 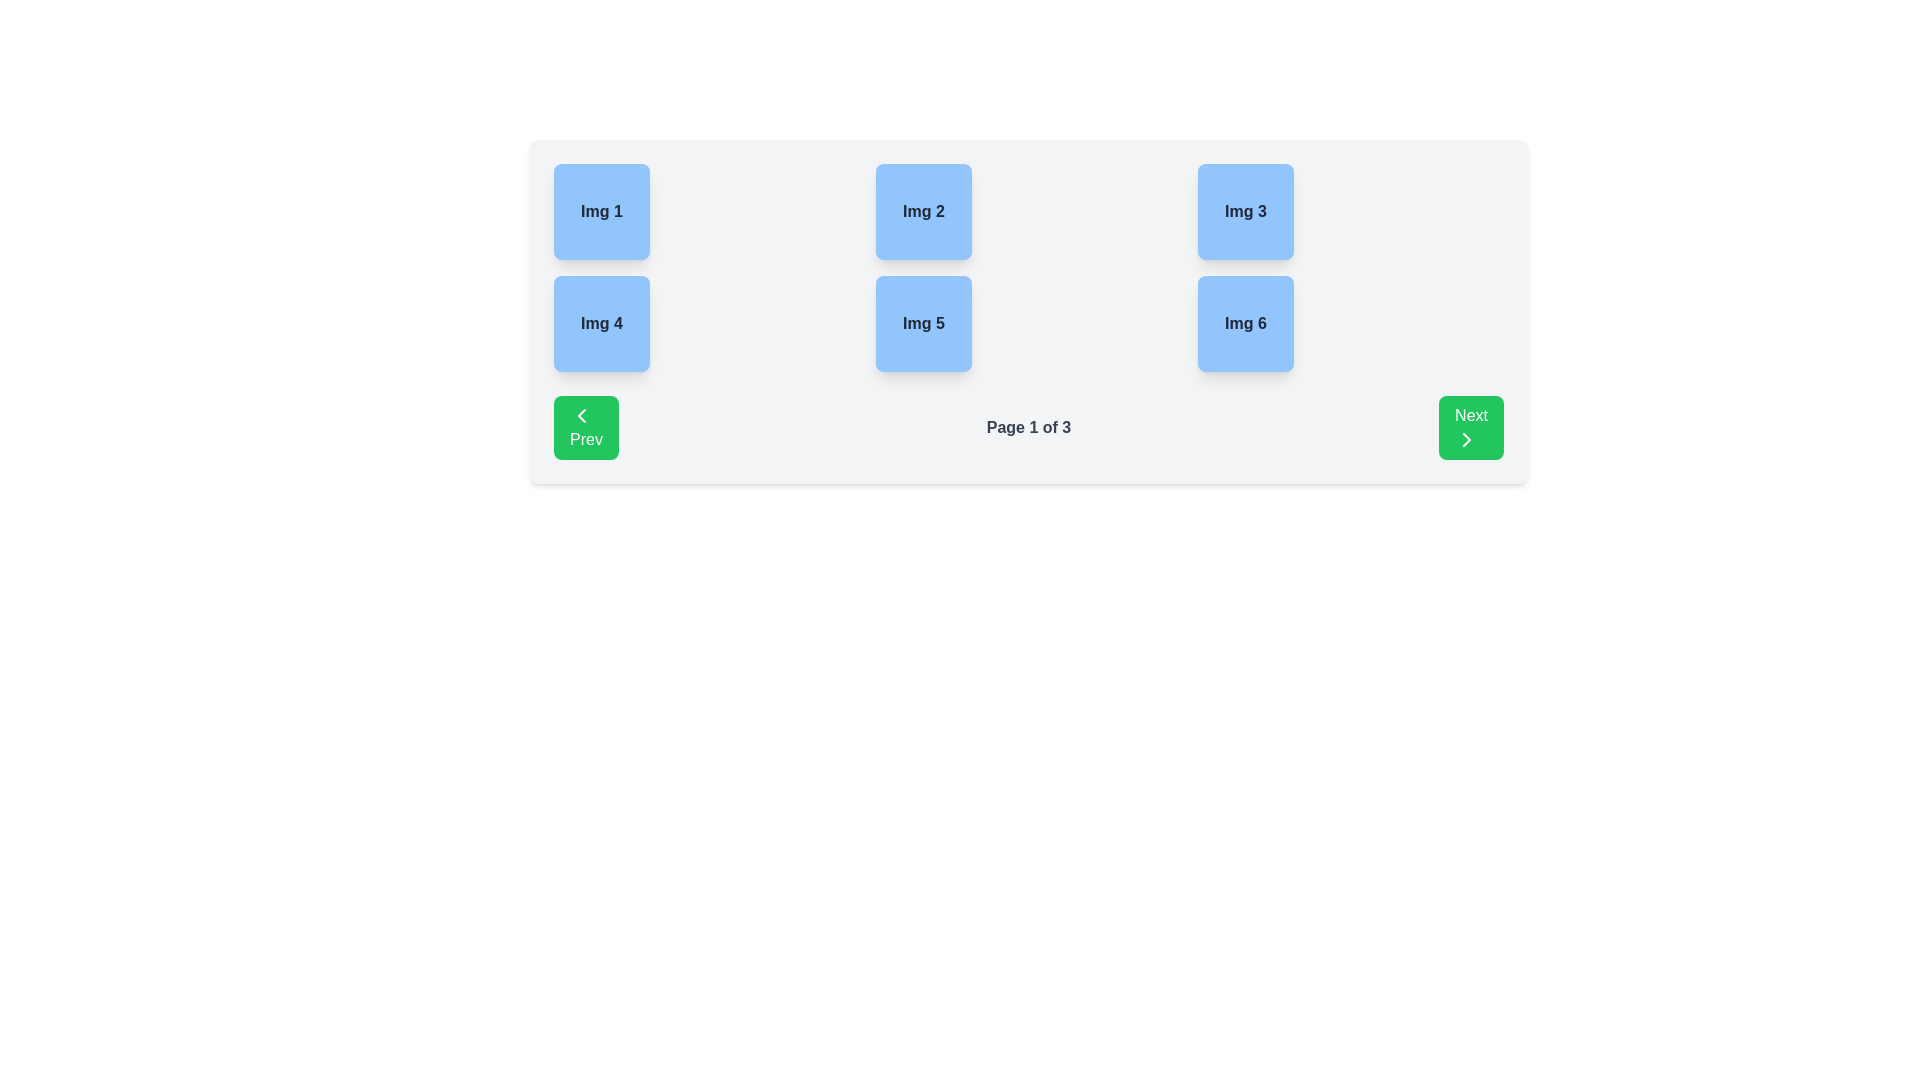 What do you see at coordinates (1467, 438) in the screenshot?
I see `the right-pointing chevron icon located within the green 'Next' button at the bottom right of the interface` at bounding box center [1467, 438].